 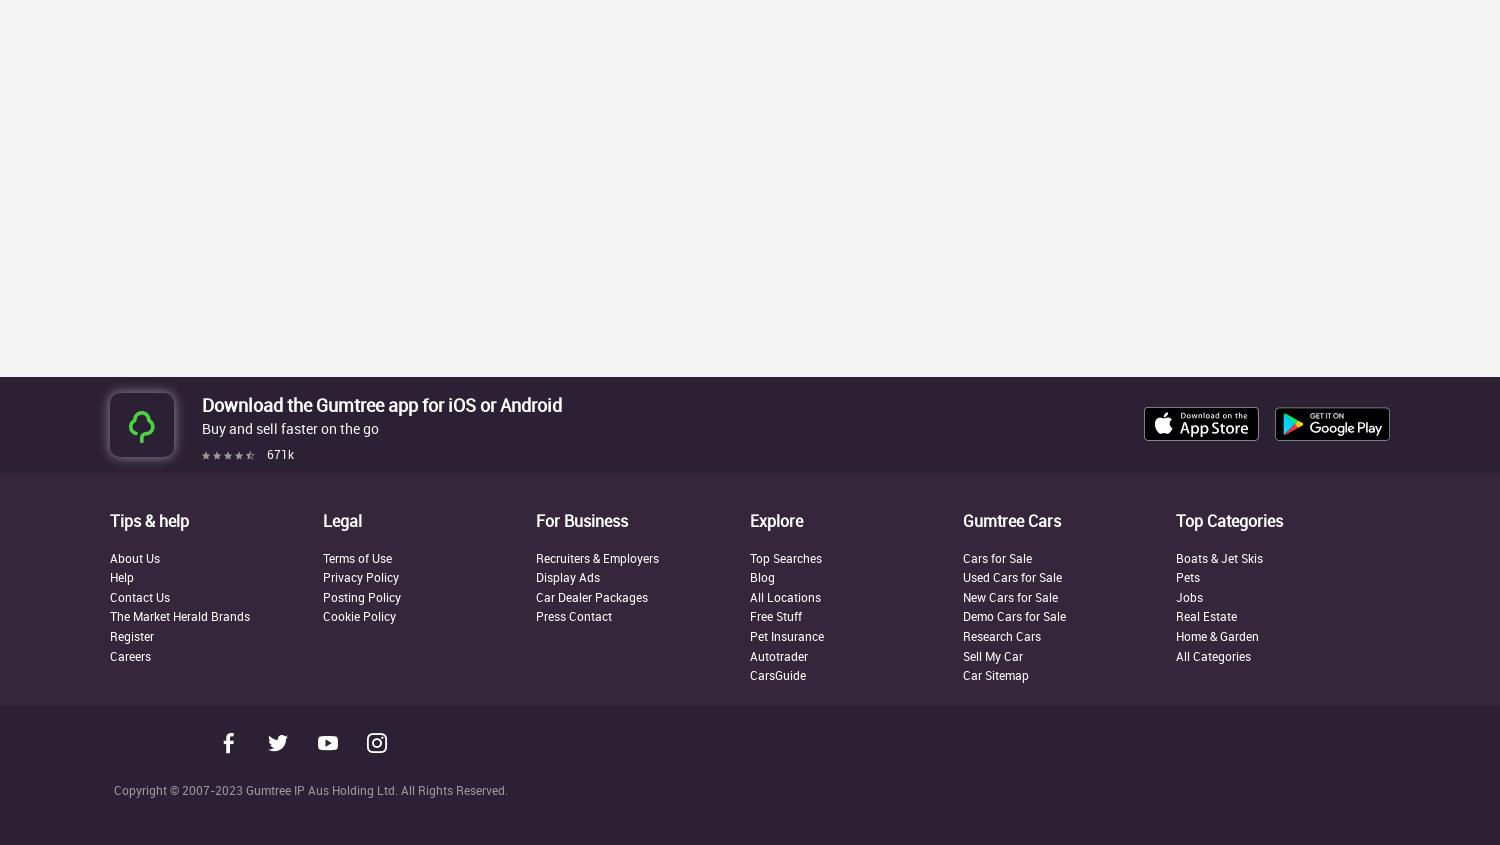 I want to click on 'Car Dealer Packages', so click(x=591, y=595).